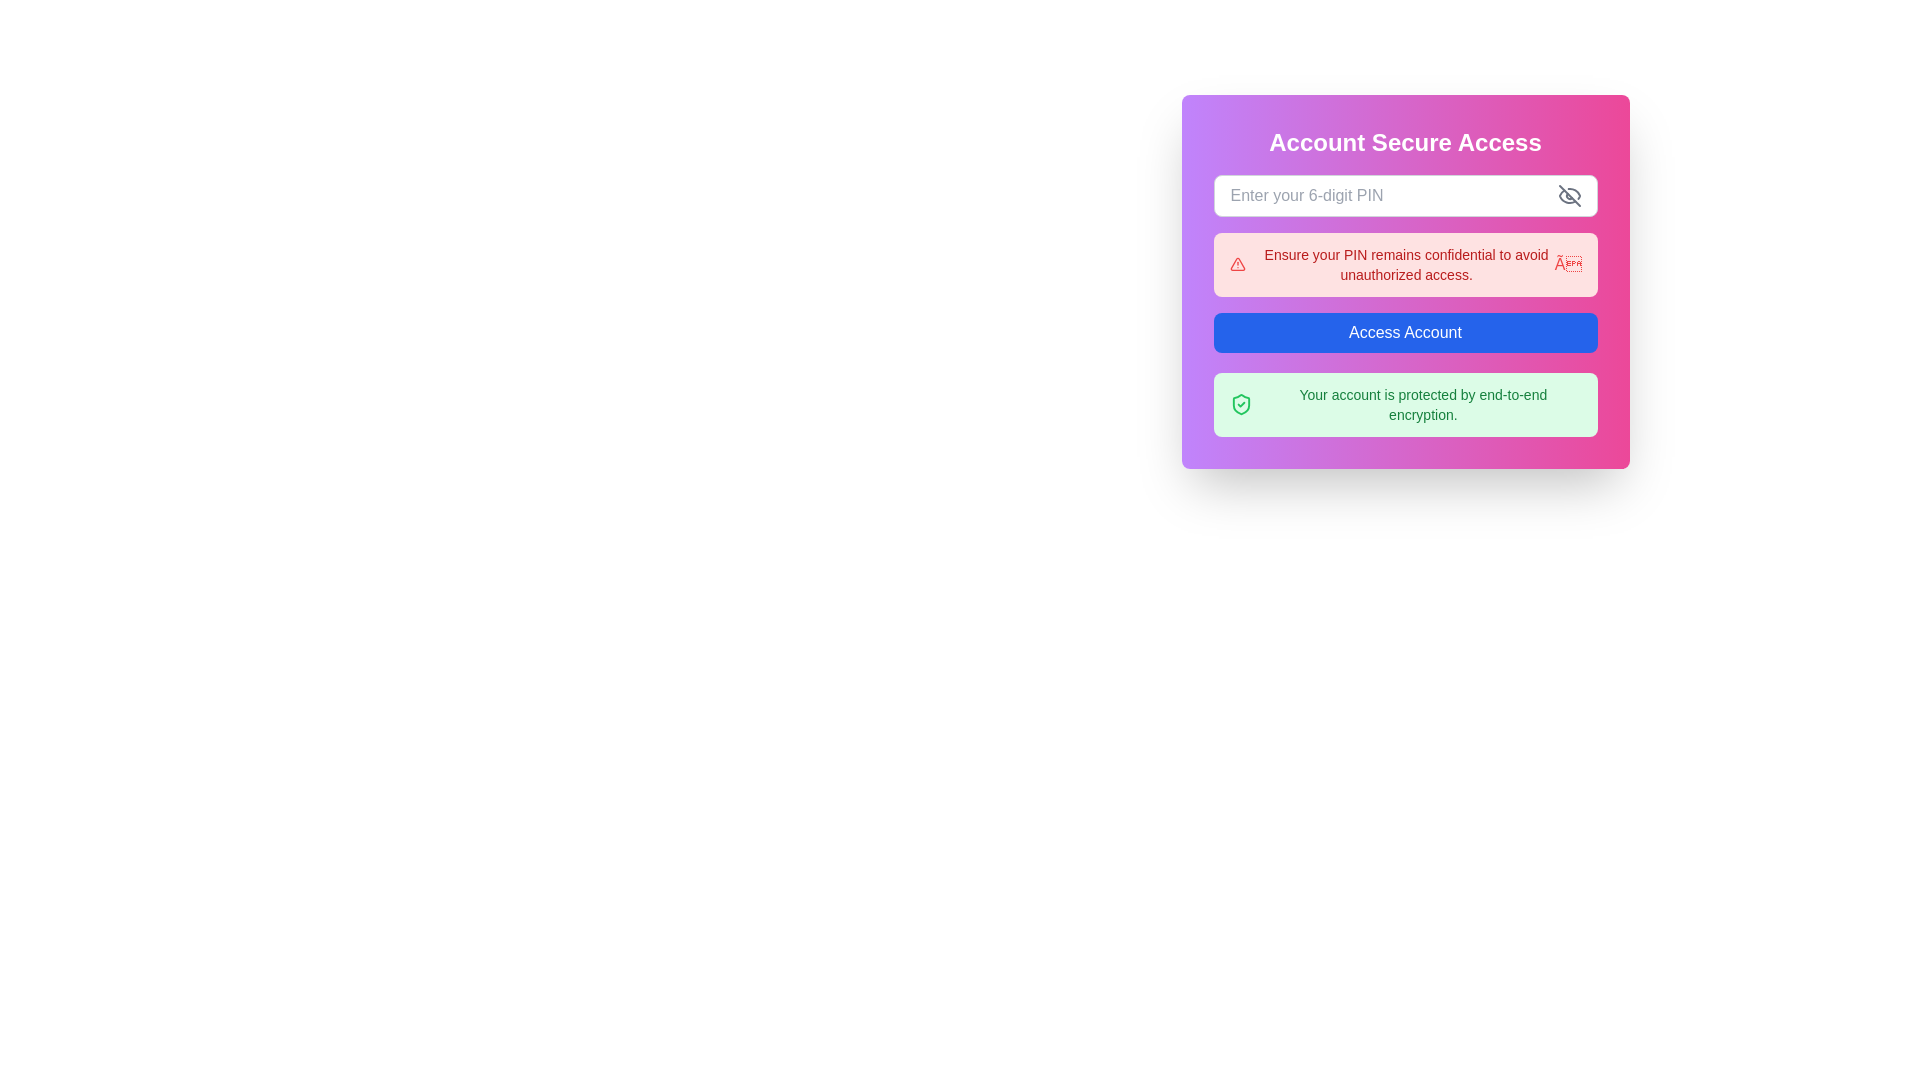 This screenshot has width=1920, height=1080. I want to click on the informational notification box that provides assurance about account security through end-to-end encryption, located below the blue 'Access Account' button, so click(1404, 405).